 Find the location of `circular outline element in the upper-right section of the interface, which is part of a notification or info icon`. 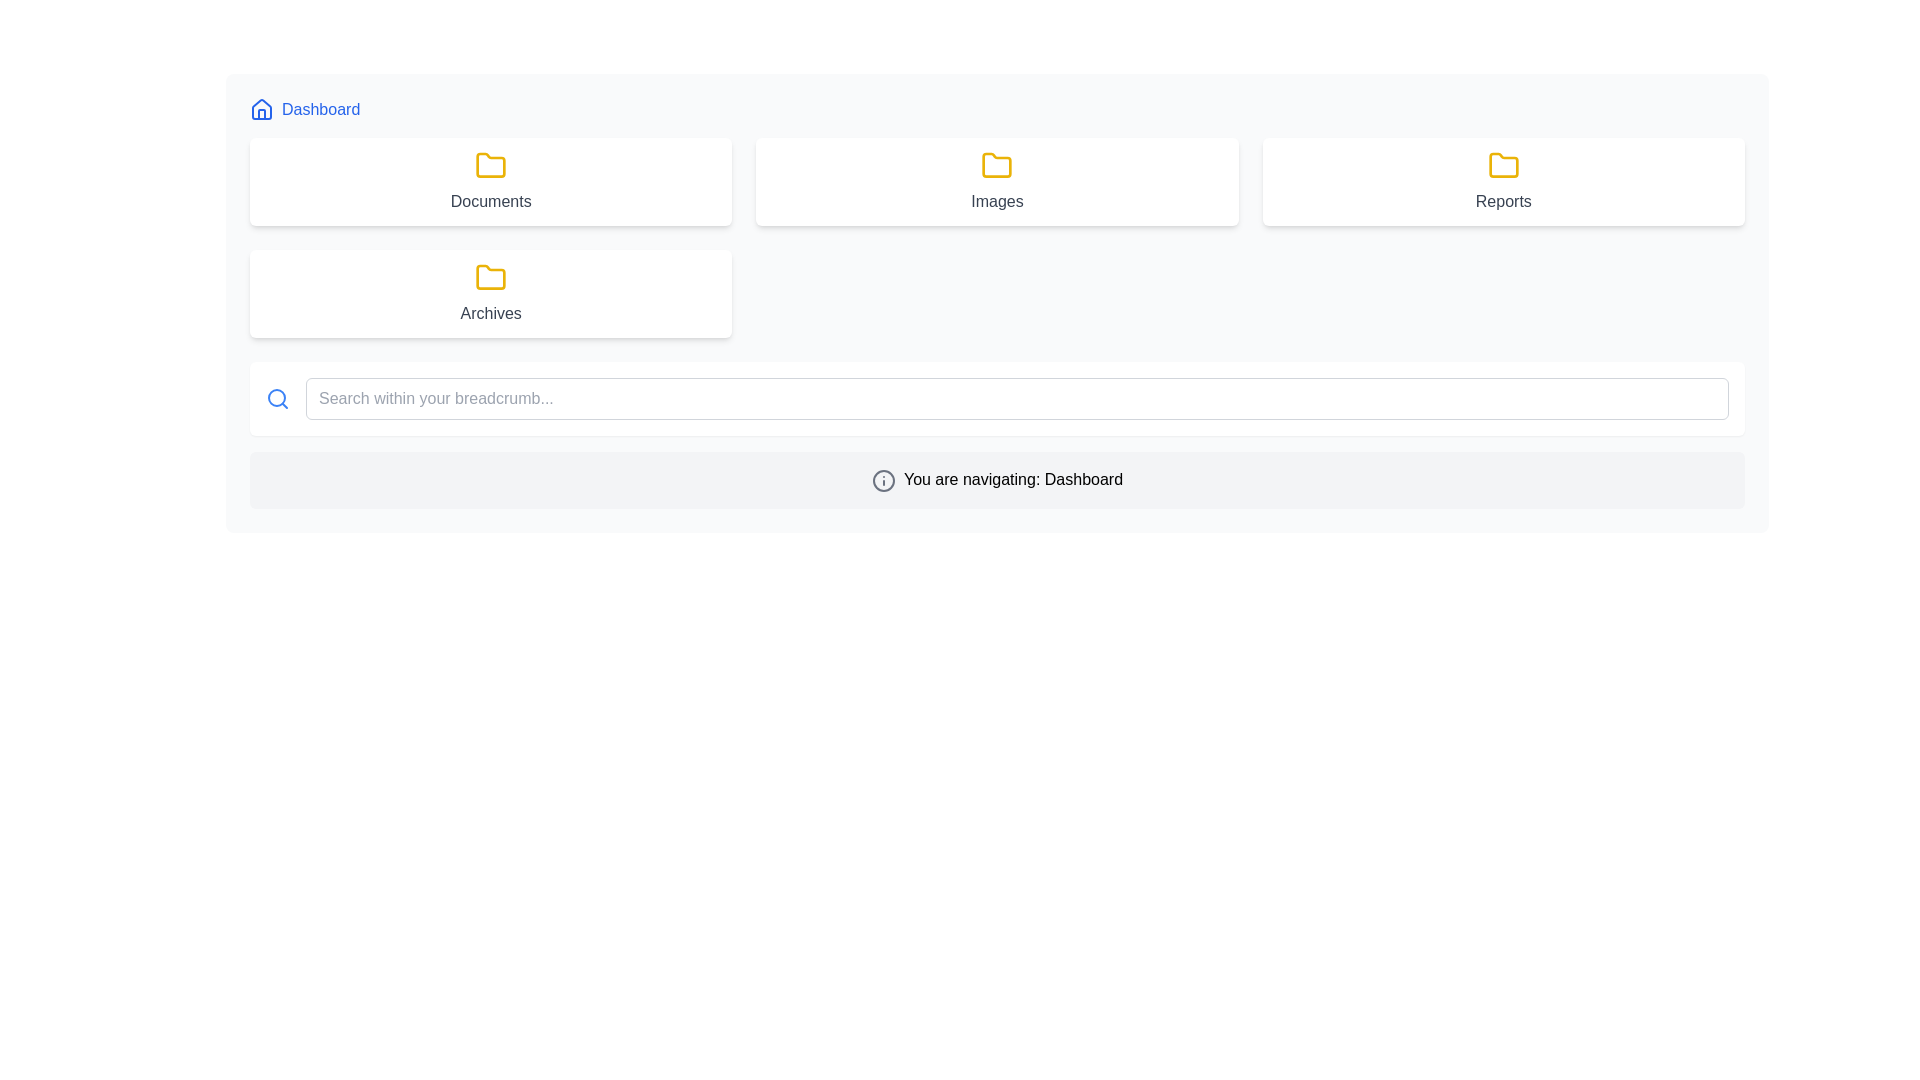

circular outline element in the upper-right section of the interface, which is part of a notification or info icon is located at coordinates (882, 480).